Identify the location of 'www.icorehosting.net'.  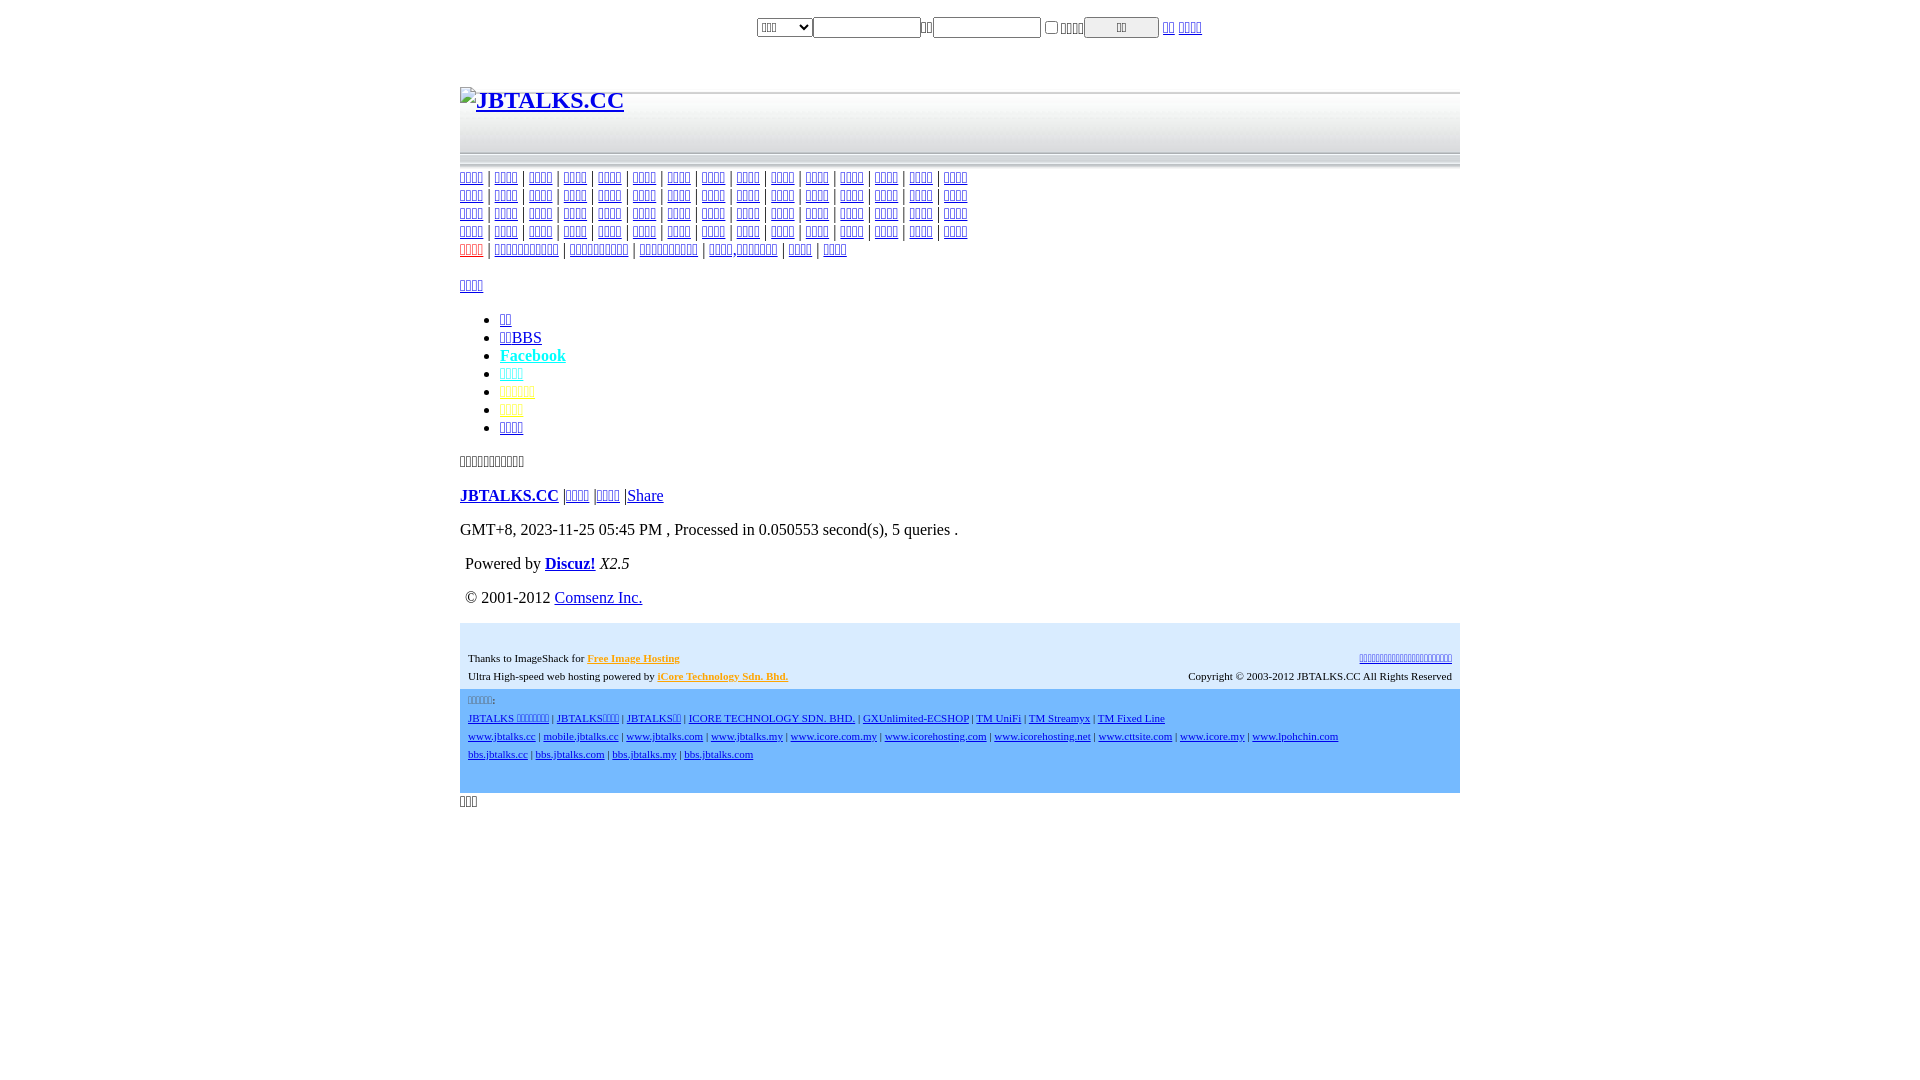
(1040, 736).